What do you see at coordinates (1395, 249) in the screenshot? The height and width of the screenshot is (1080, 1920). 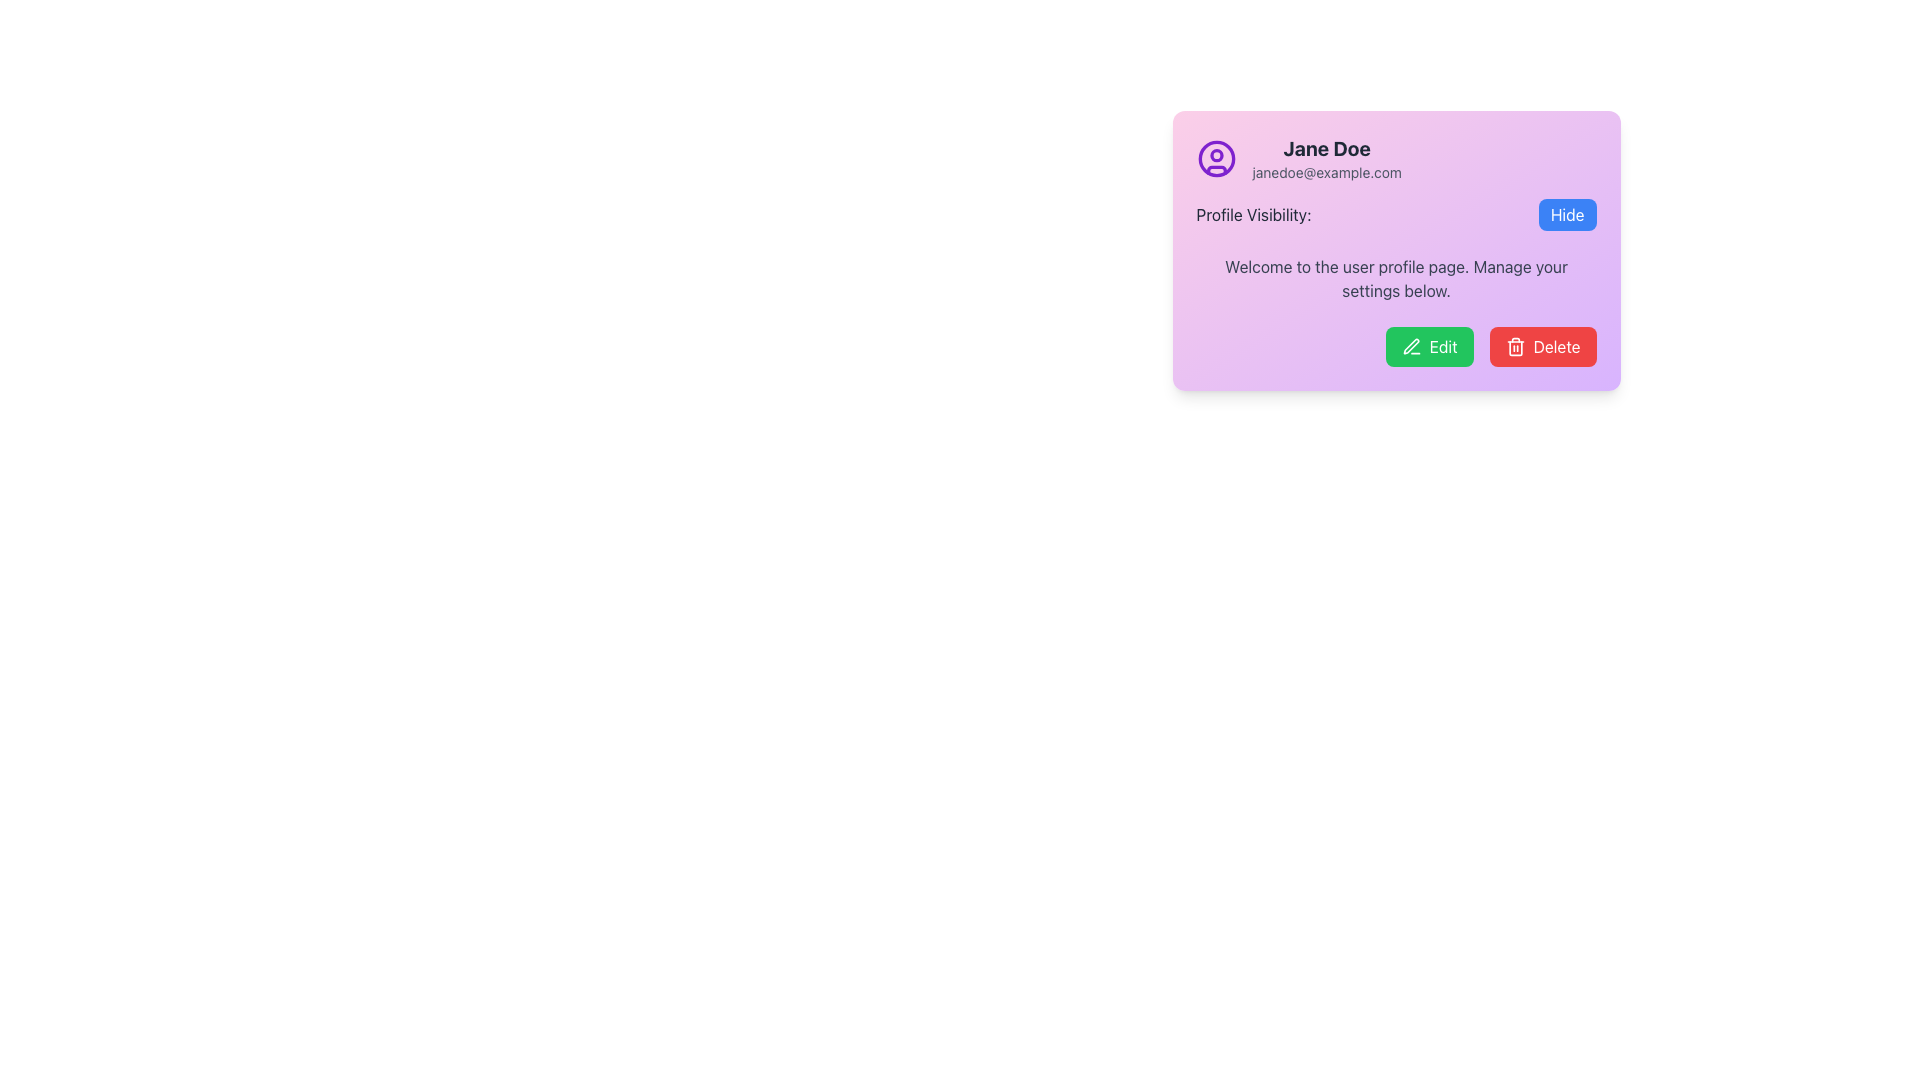 I see `introductory text displayed in the user profile card, which states 'Welcome to the user profile page. Manage your settings below.'` at bounding box center [1395, 249].